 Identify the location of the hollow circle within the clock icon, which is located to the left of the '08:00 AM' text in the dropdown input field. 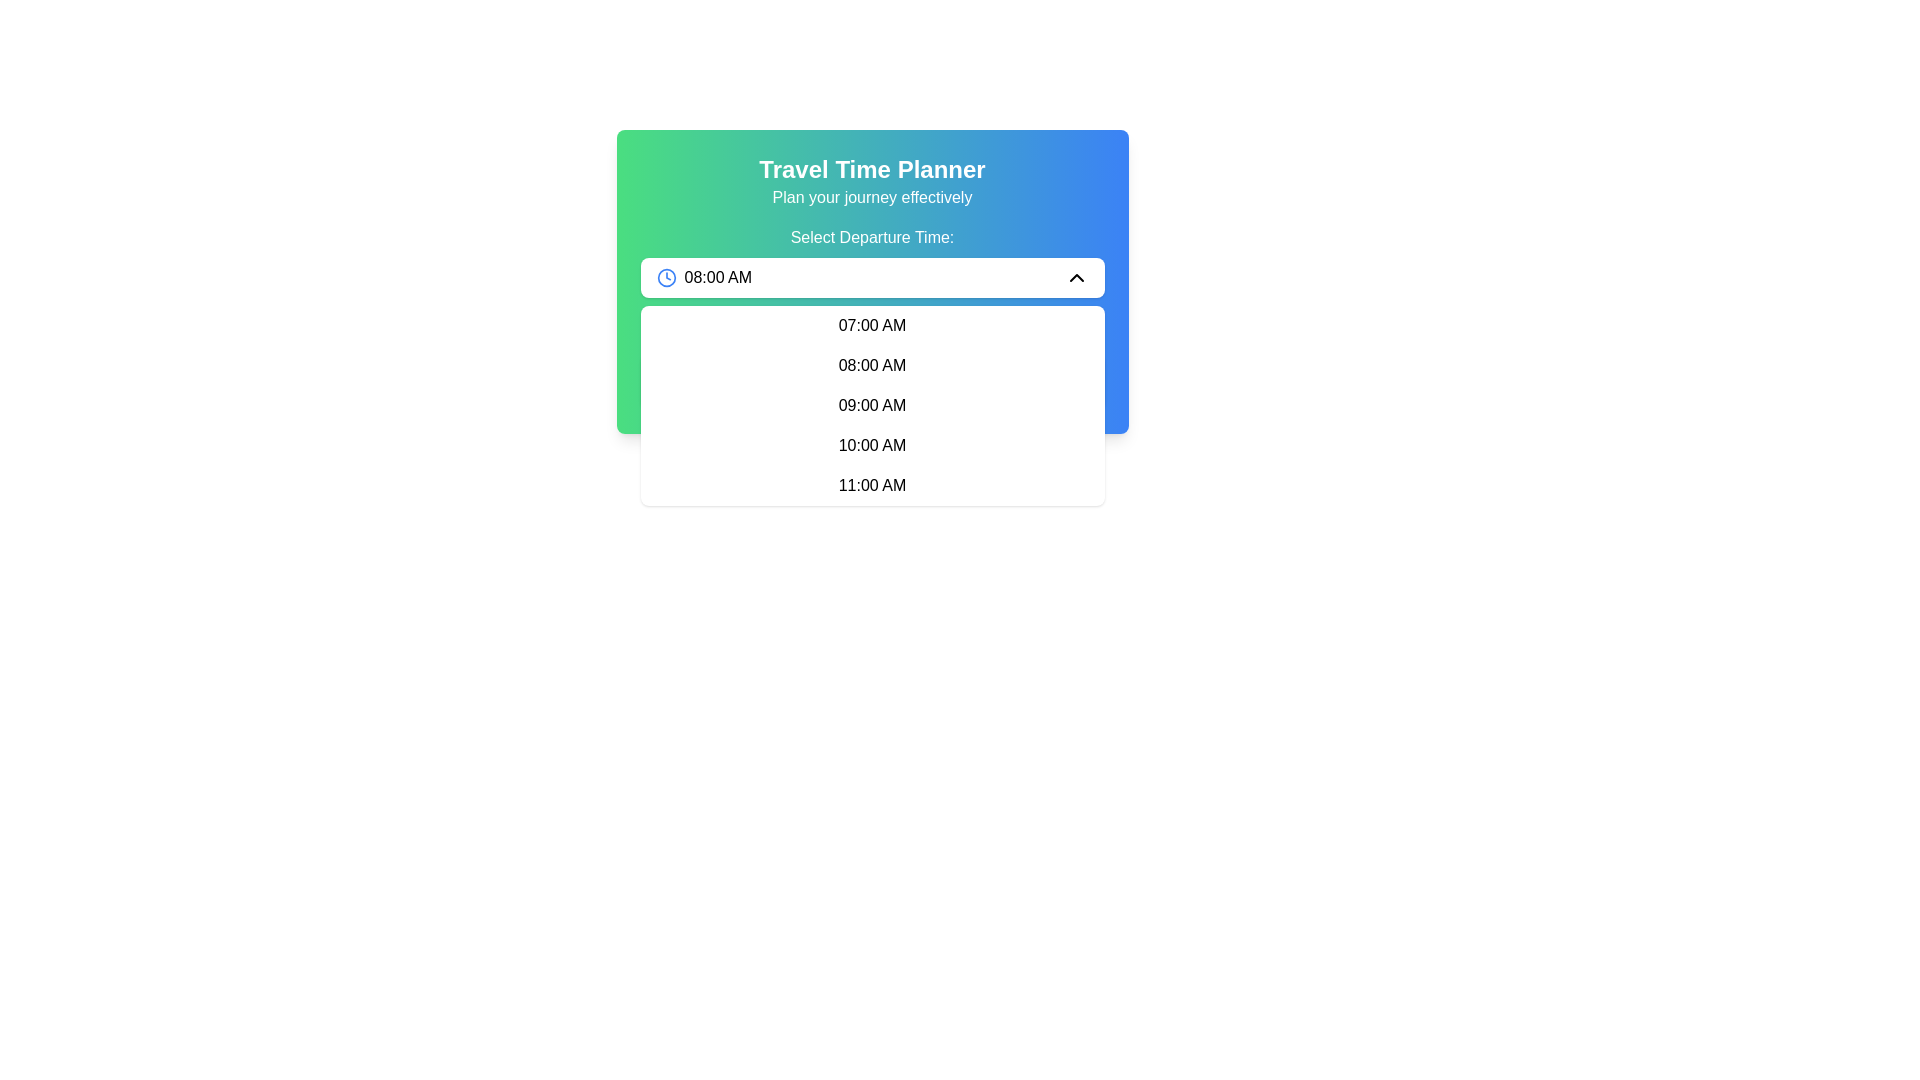
(666, 277).